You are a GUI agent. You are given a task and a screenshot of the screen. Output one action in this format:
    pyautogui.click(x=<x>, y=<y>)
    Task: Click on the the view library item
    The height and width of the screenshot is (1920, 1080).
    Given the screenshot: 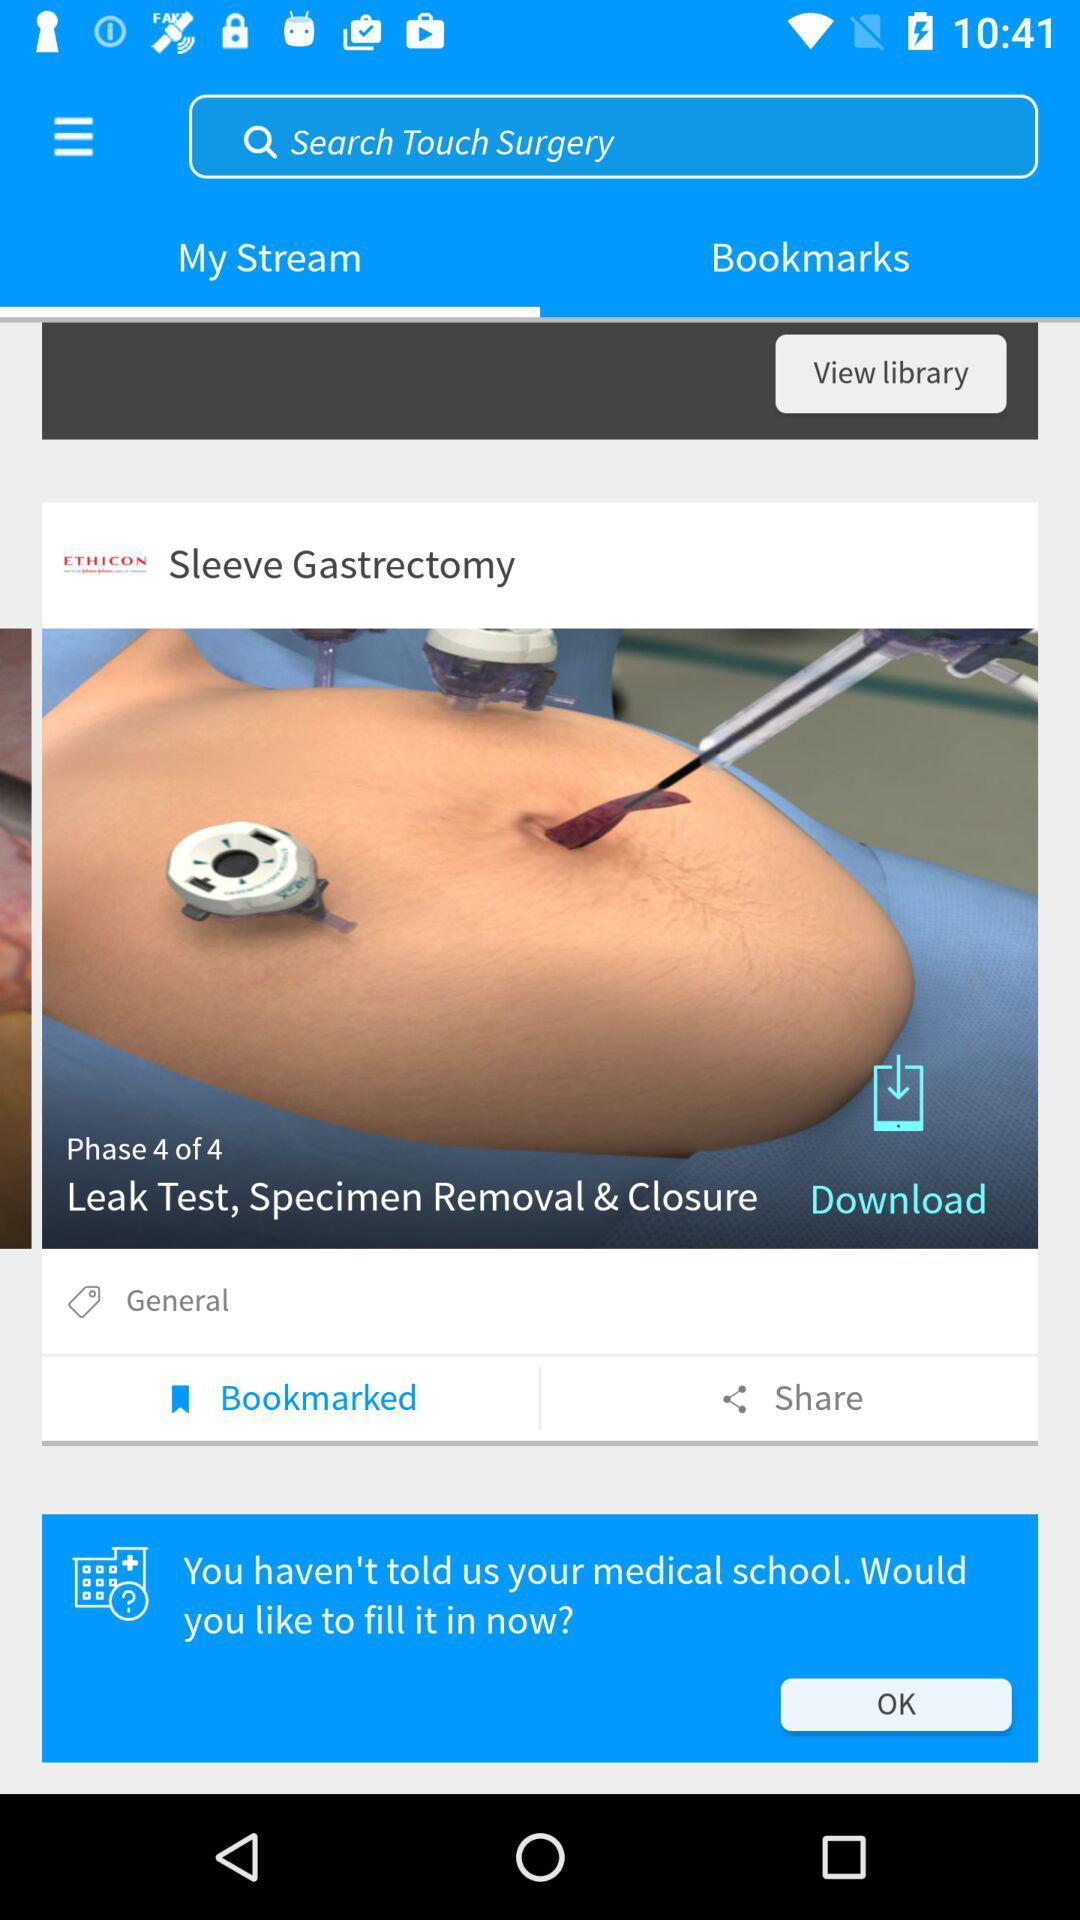 What is the action you would take?
    pyautogui.click(x=890, y=373)
    